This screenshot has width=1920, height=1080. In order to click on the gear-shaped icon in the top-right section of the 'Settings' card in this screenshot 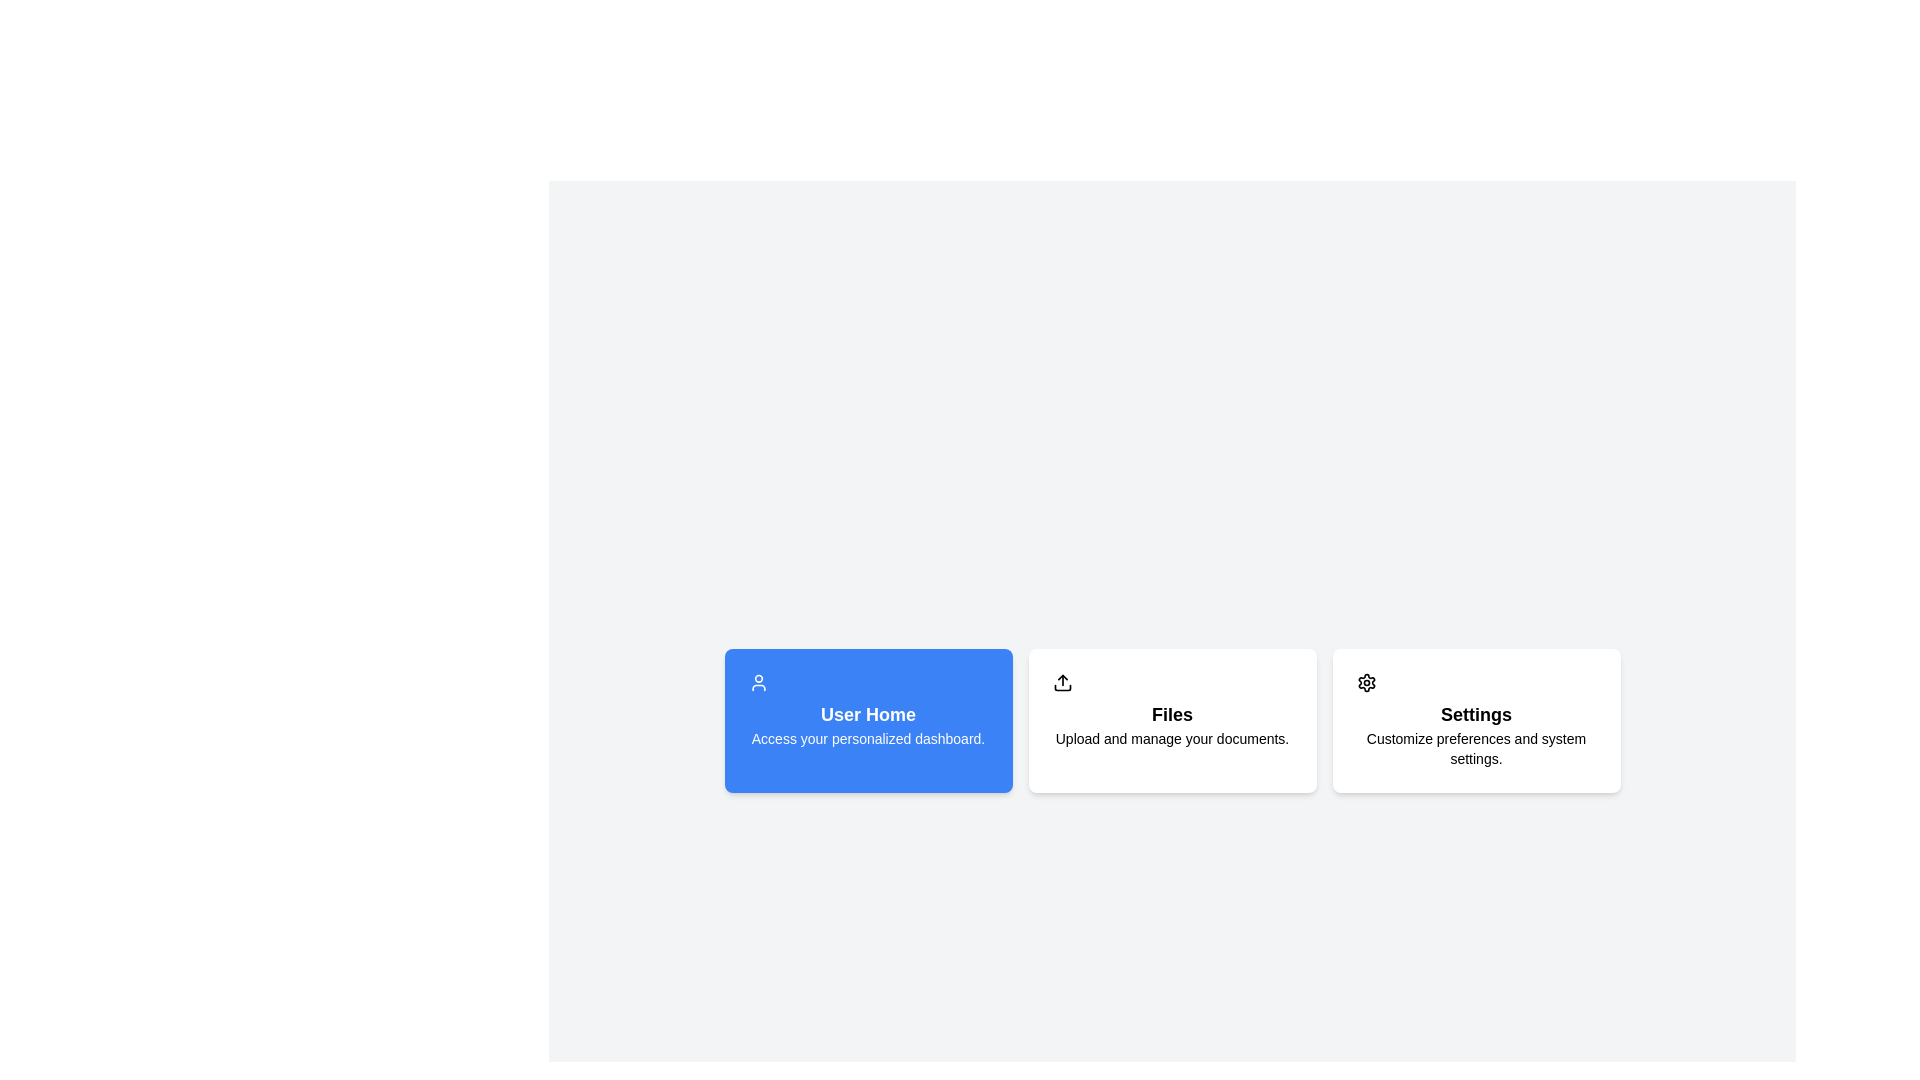, I will do `click(1365, 681)`.